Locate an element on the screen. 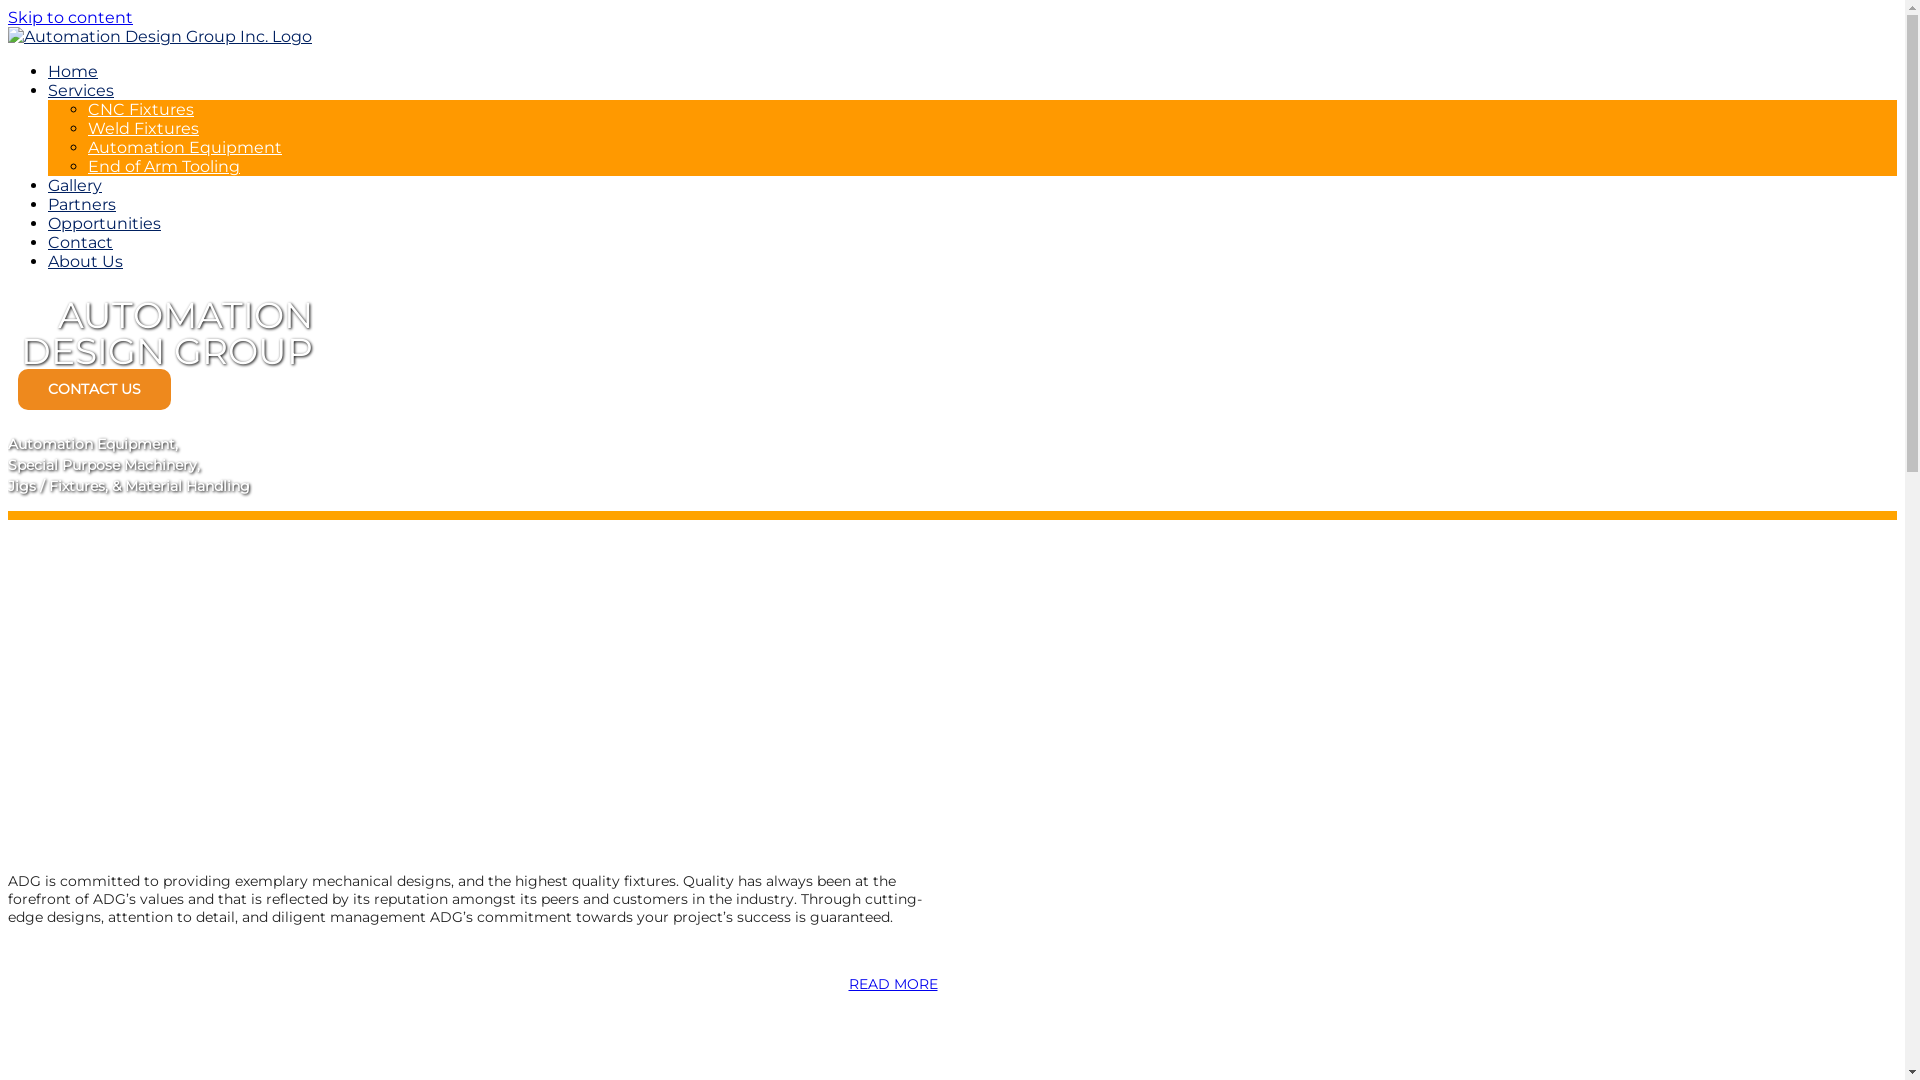  'Skip to content' is located at coordinates (70, 17).